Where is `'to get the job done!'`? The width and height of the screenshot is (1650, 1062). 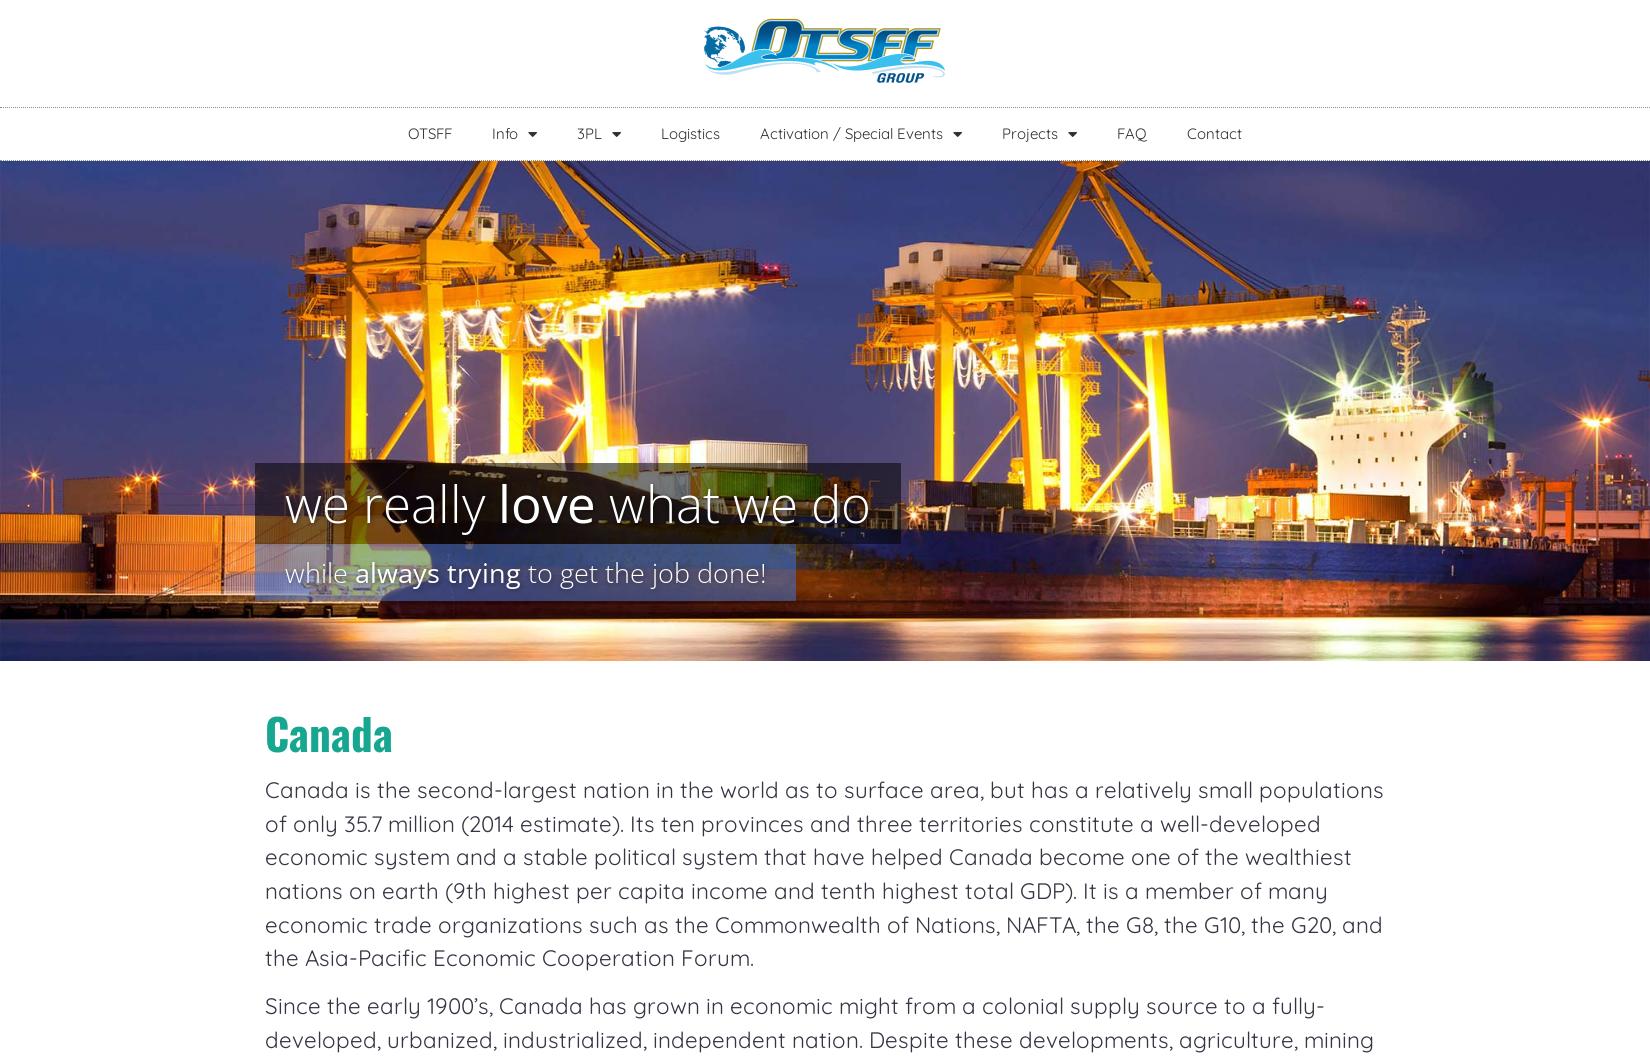 'to get the job done!' is located at coordinates (642, 571).